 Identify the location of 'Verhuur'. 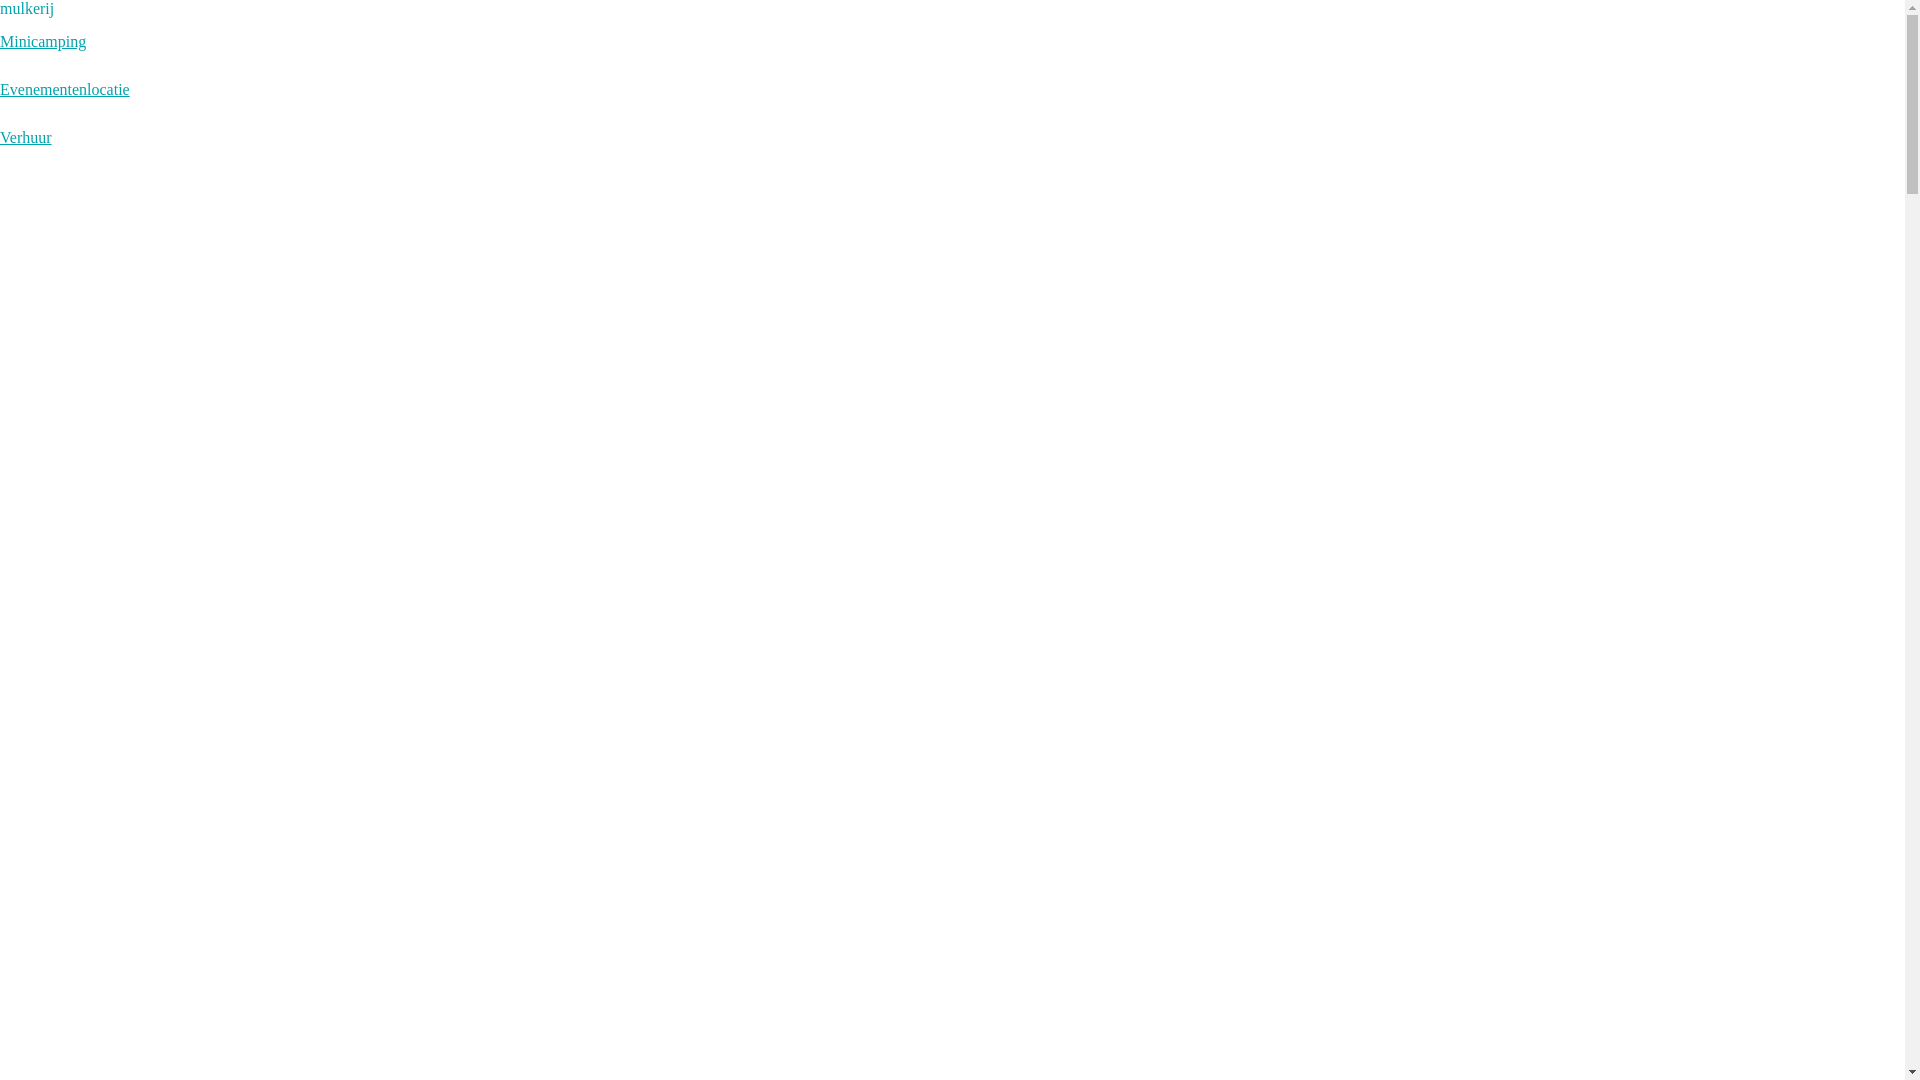
(25, 136).